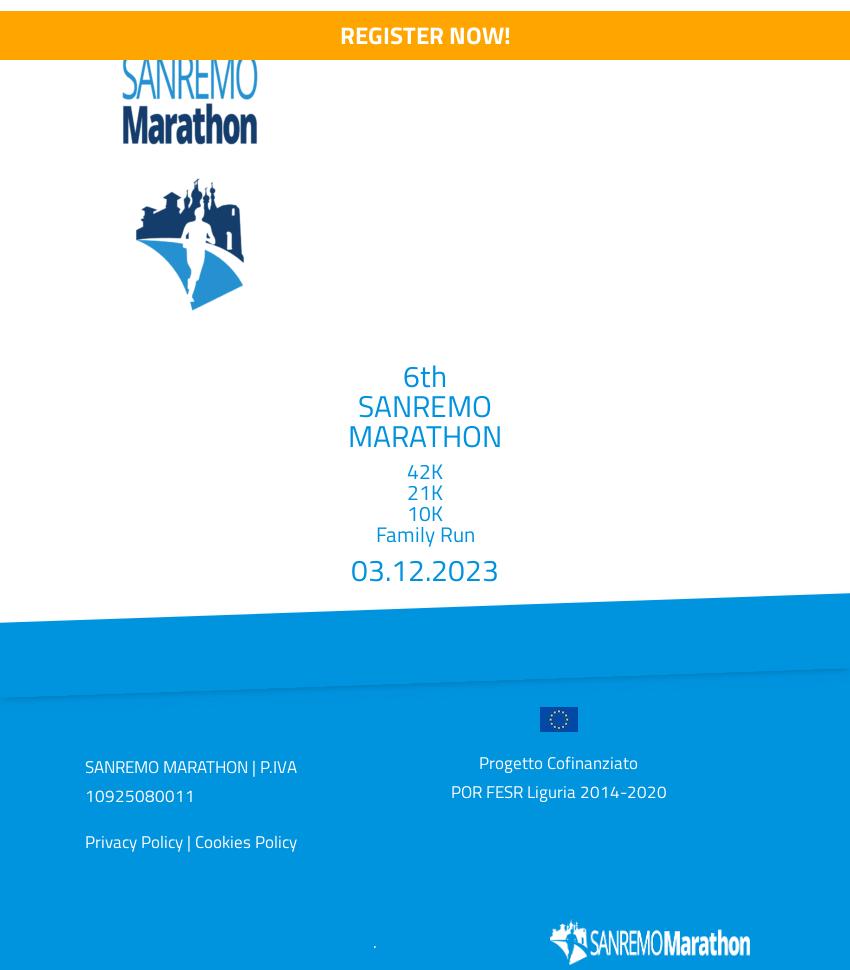  I want to click on 'SANREMO MARATHON | P.IVA 10925080011', so click(189, 781).